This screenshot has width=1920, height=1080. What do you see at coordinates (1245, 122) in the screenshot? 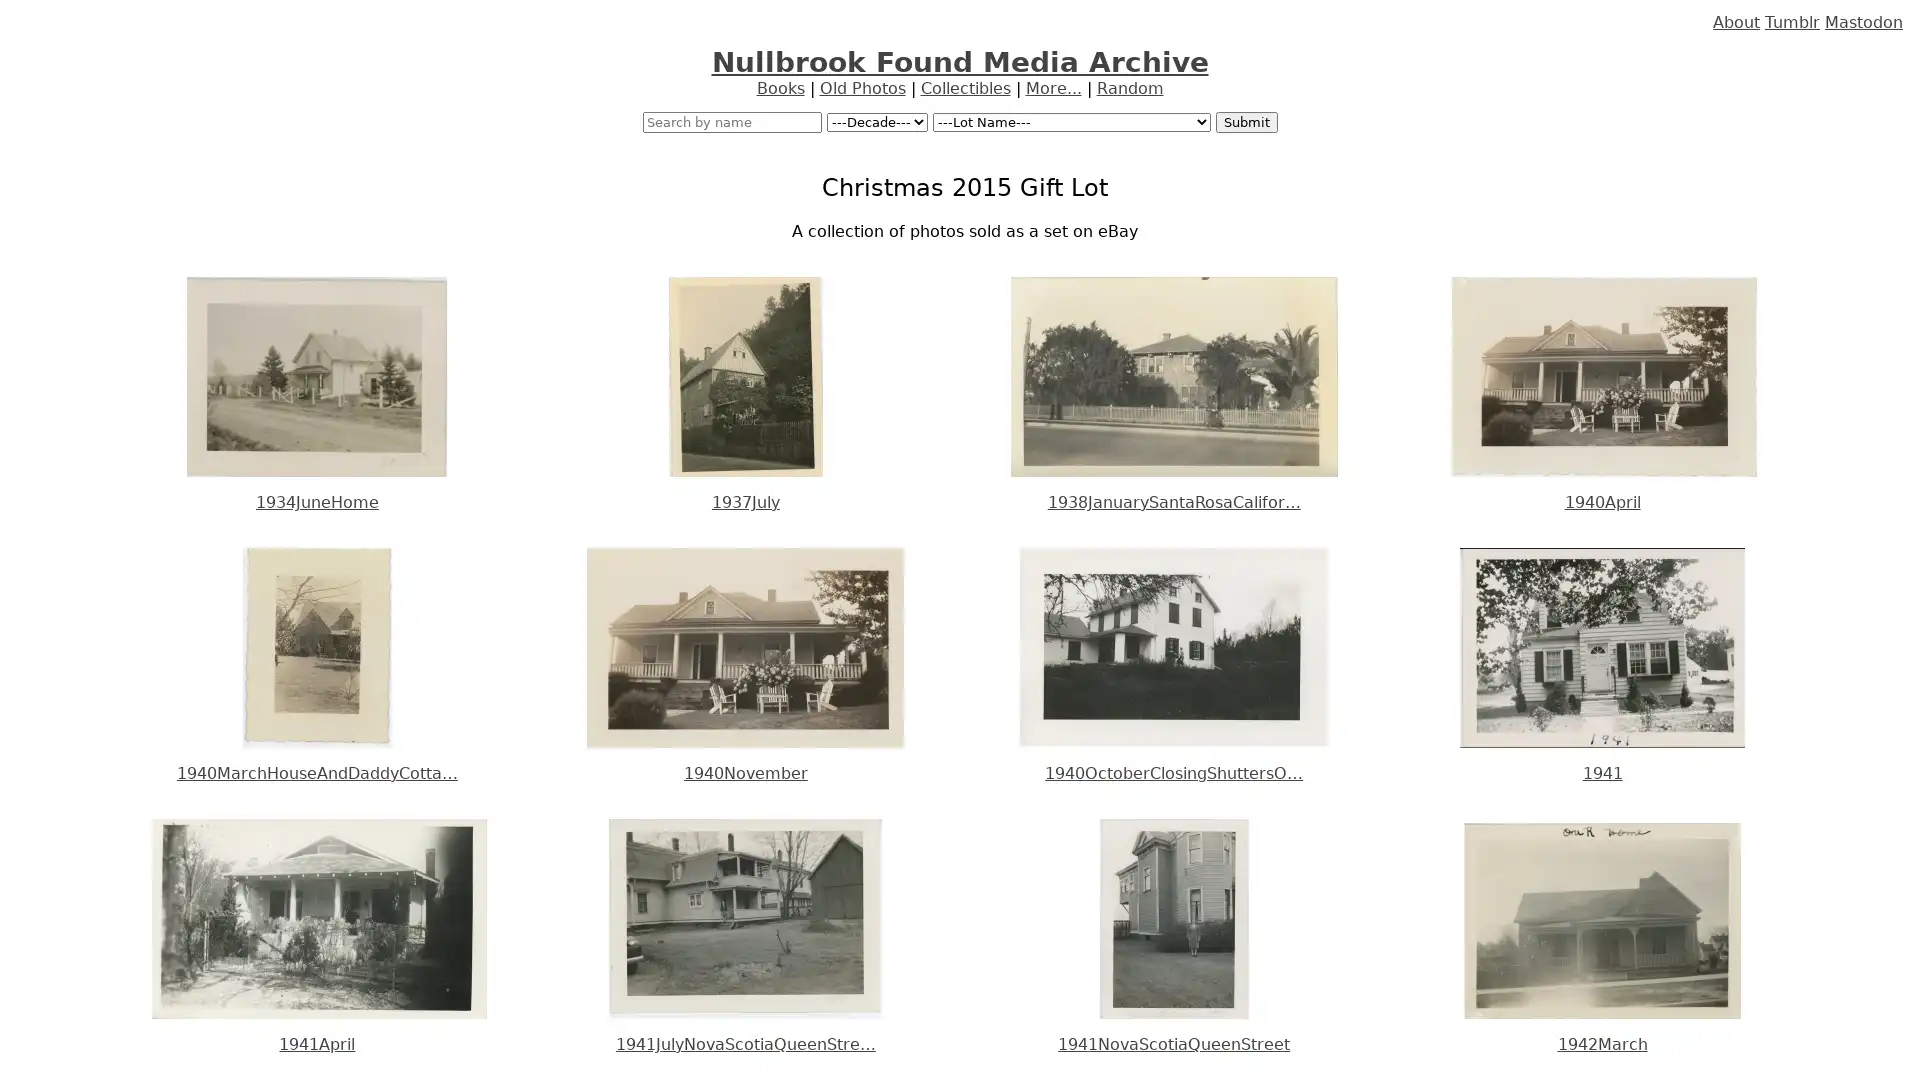
I see `Submit` at bounding box center [1245, 122].